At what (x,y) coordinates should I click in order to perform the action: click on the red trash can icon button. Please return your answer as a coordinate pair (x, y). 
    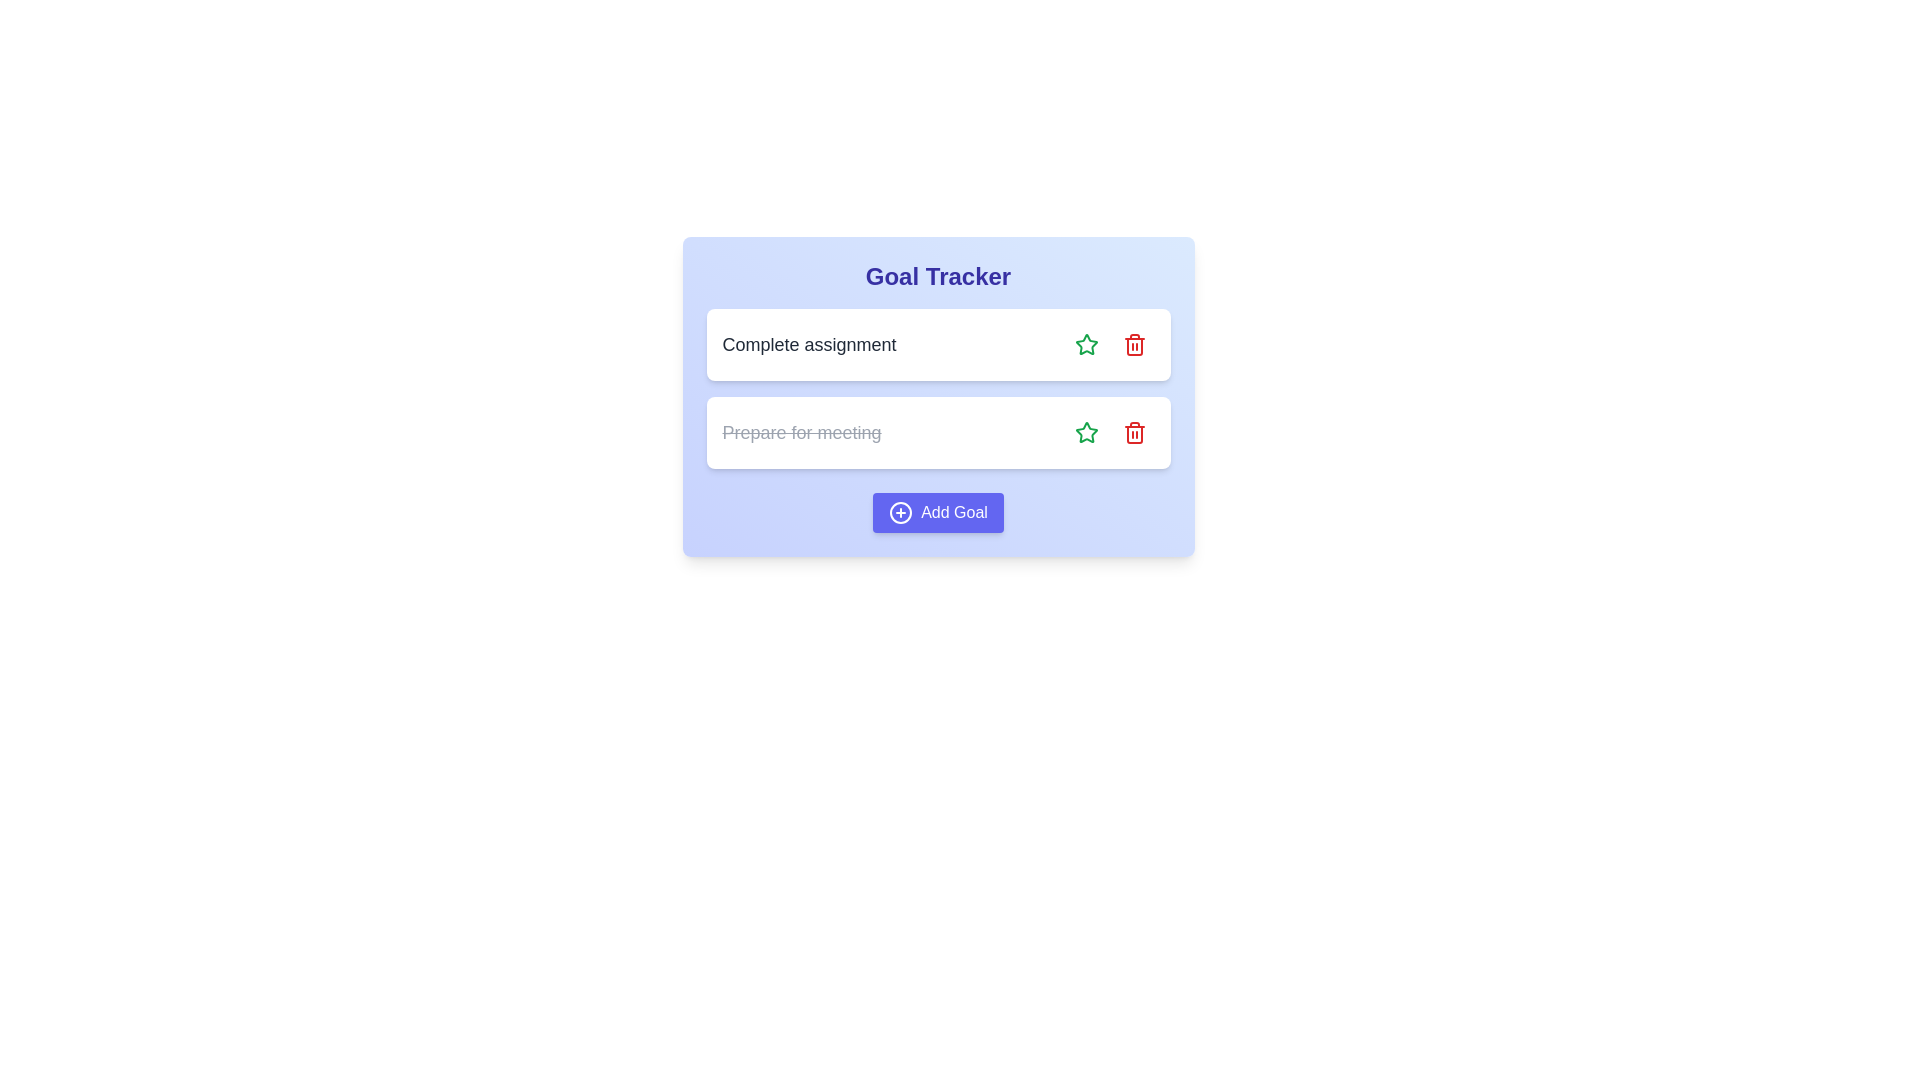
    Looking at the image, I should click on (1134, 431).